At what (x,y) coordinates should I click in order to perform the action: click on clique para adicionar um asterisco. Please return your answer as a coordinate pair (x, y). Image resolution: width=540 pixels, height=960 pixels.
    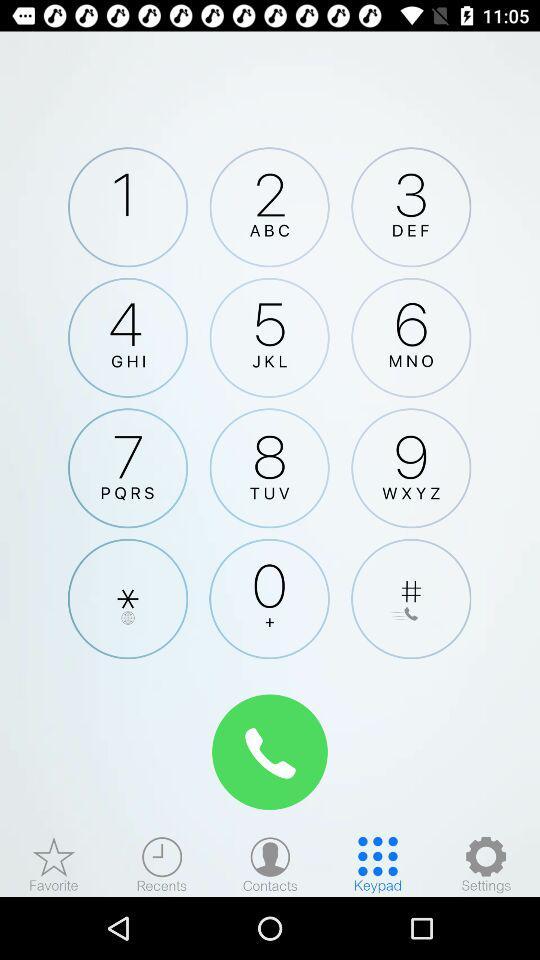
    Looking at the image, I should click on (128, 599).